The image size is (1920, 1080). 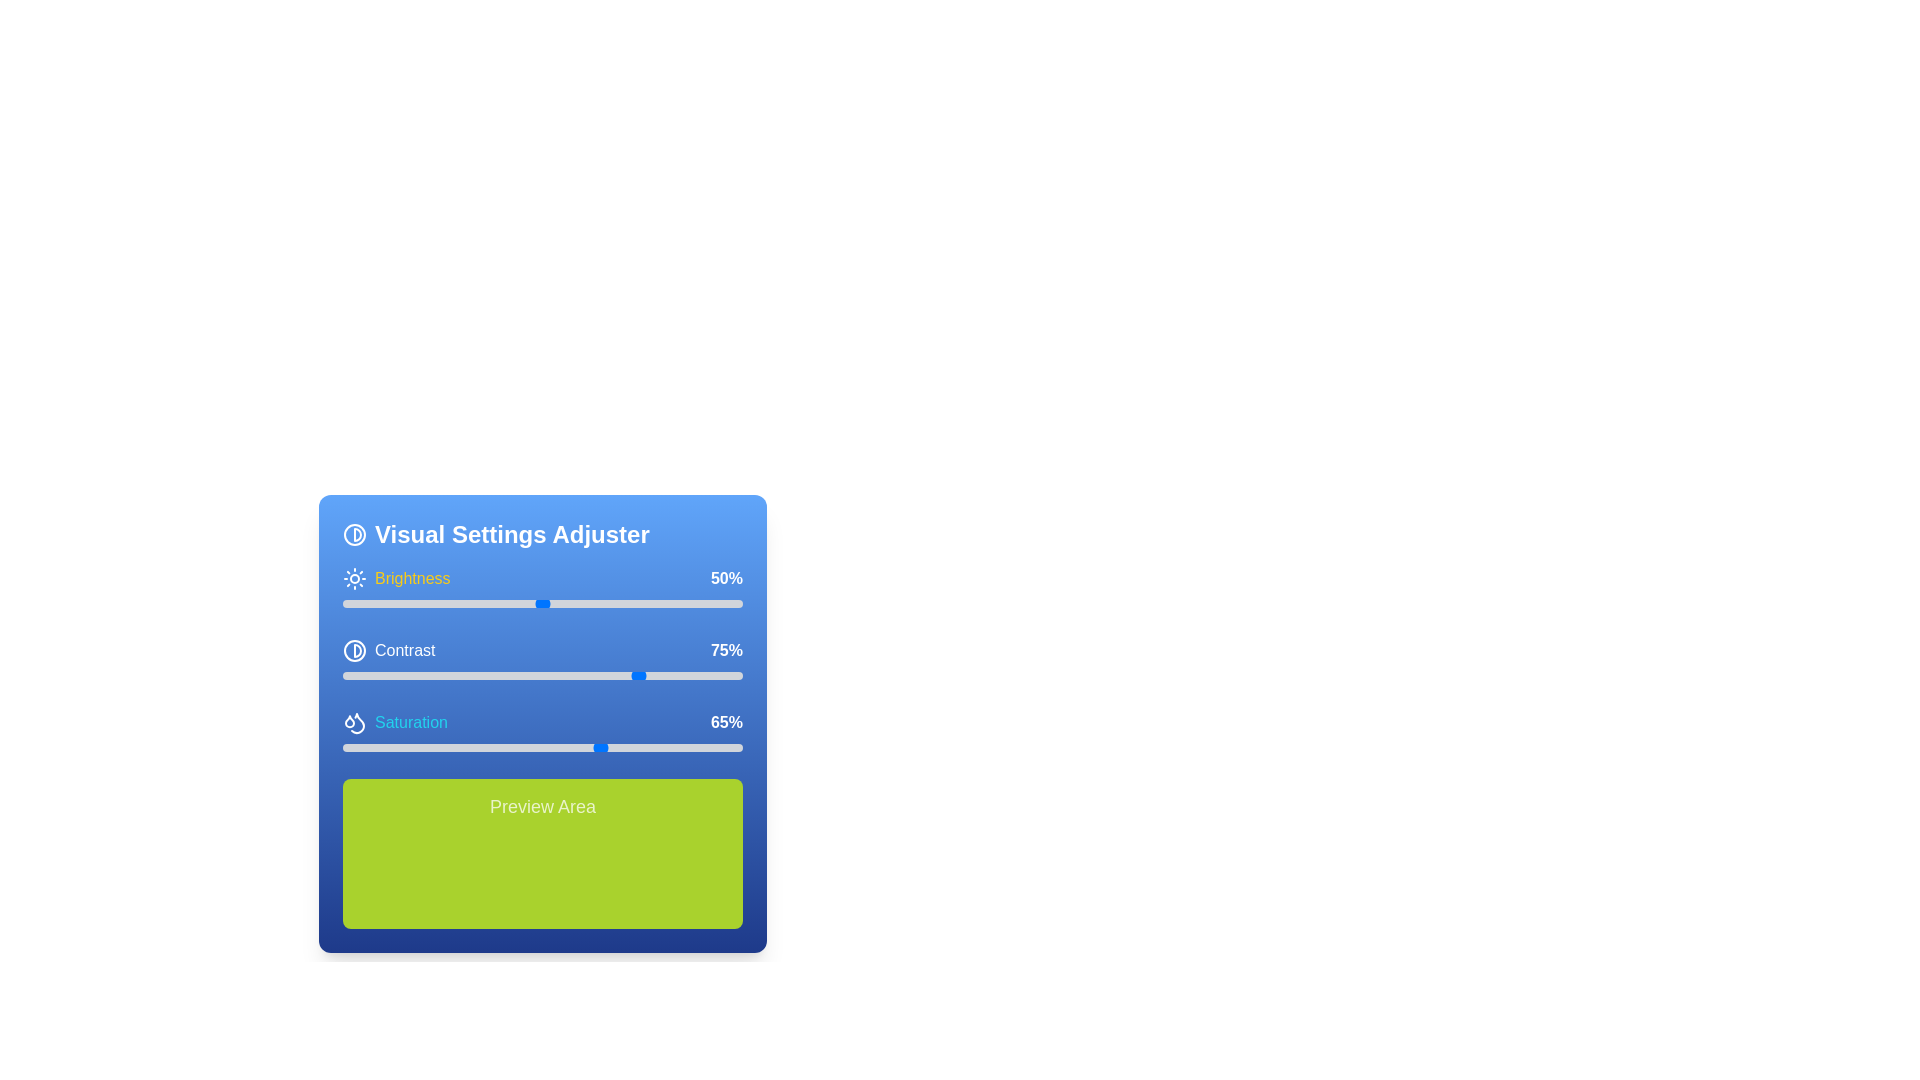 What do you see at coordinates (578, 748) in the screenshot?
I see `saturation` at bounding box center [578, 748].